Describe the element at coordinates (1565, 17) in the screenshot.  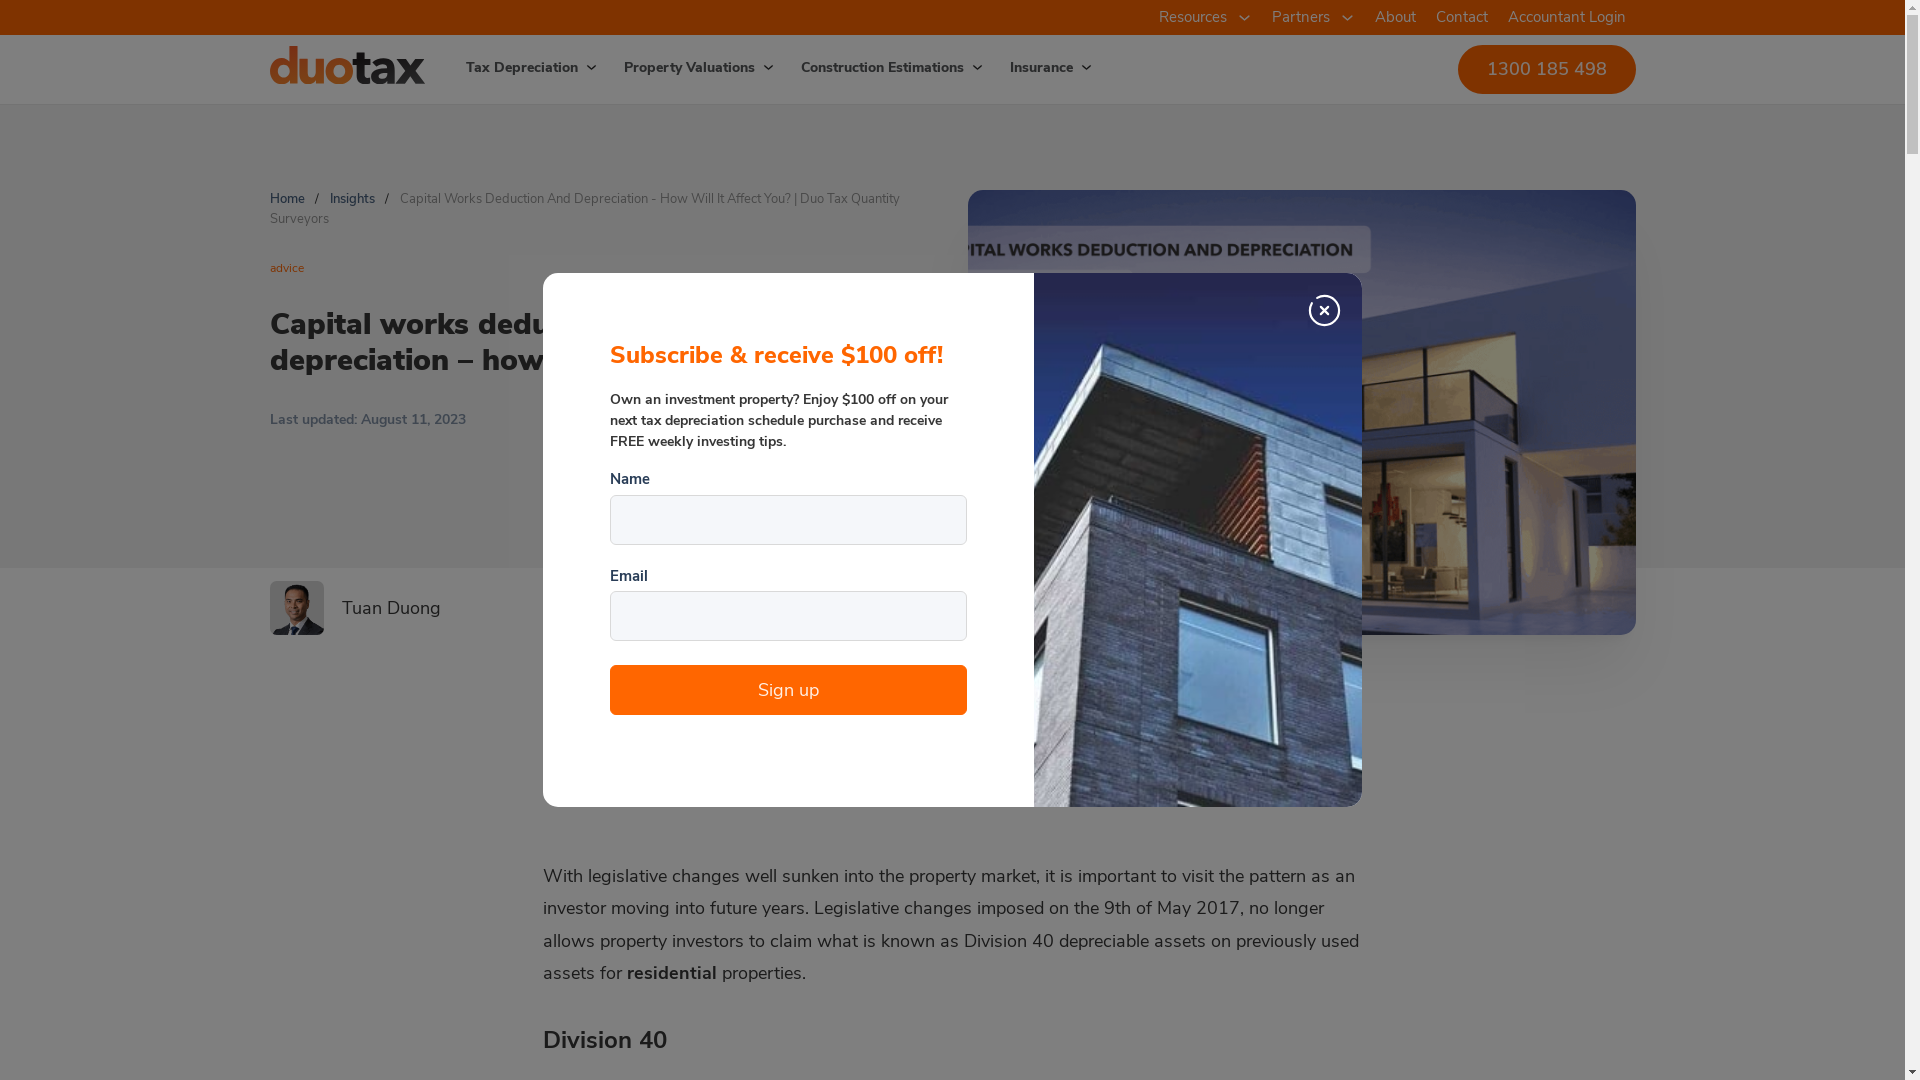
I see `'Accountant Login'` at that location.